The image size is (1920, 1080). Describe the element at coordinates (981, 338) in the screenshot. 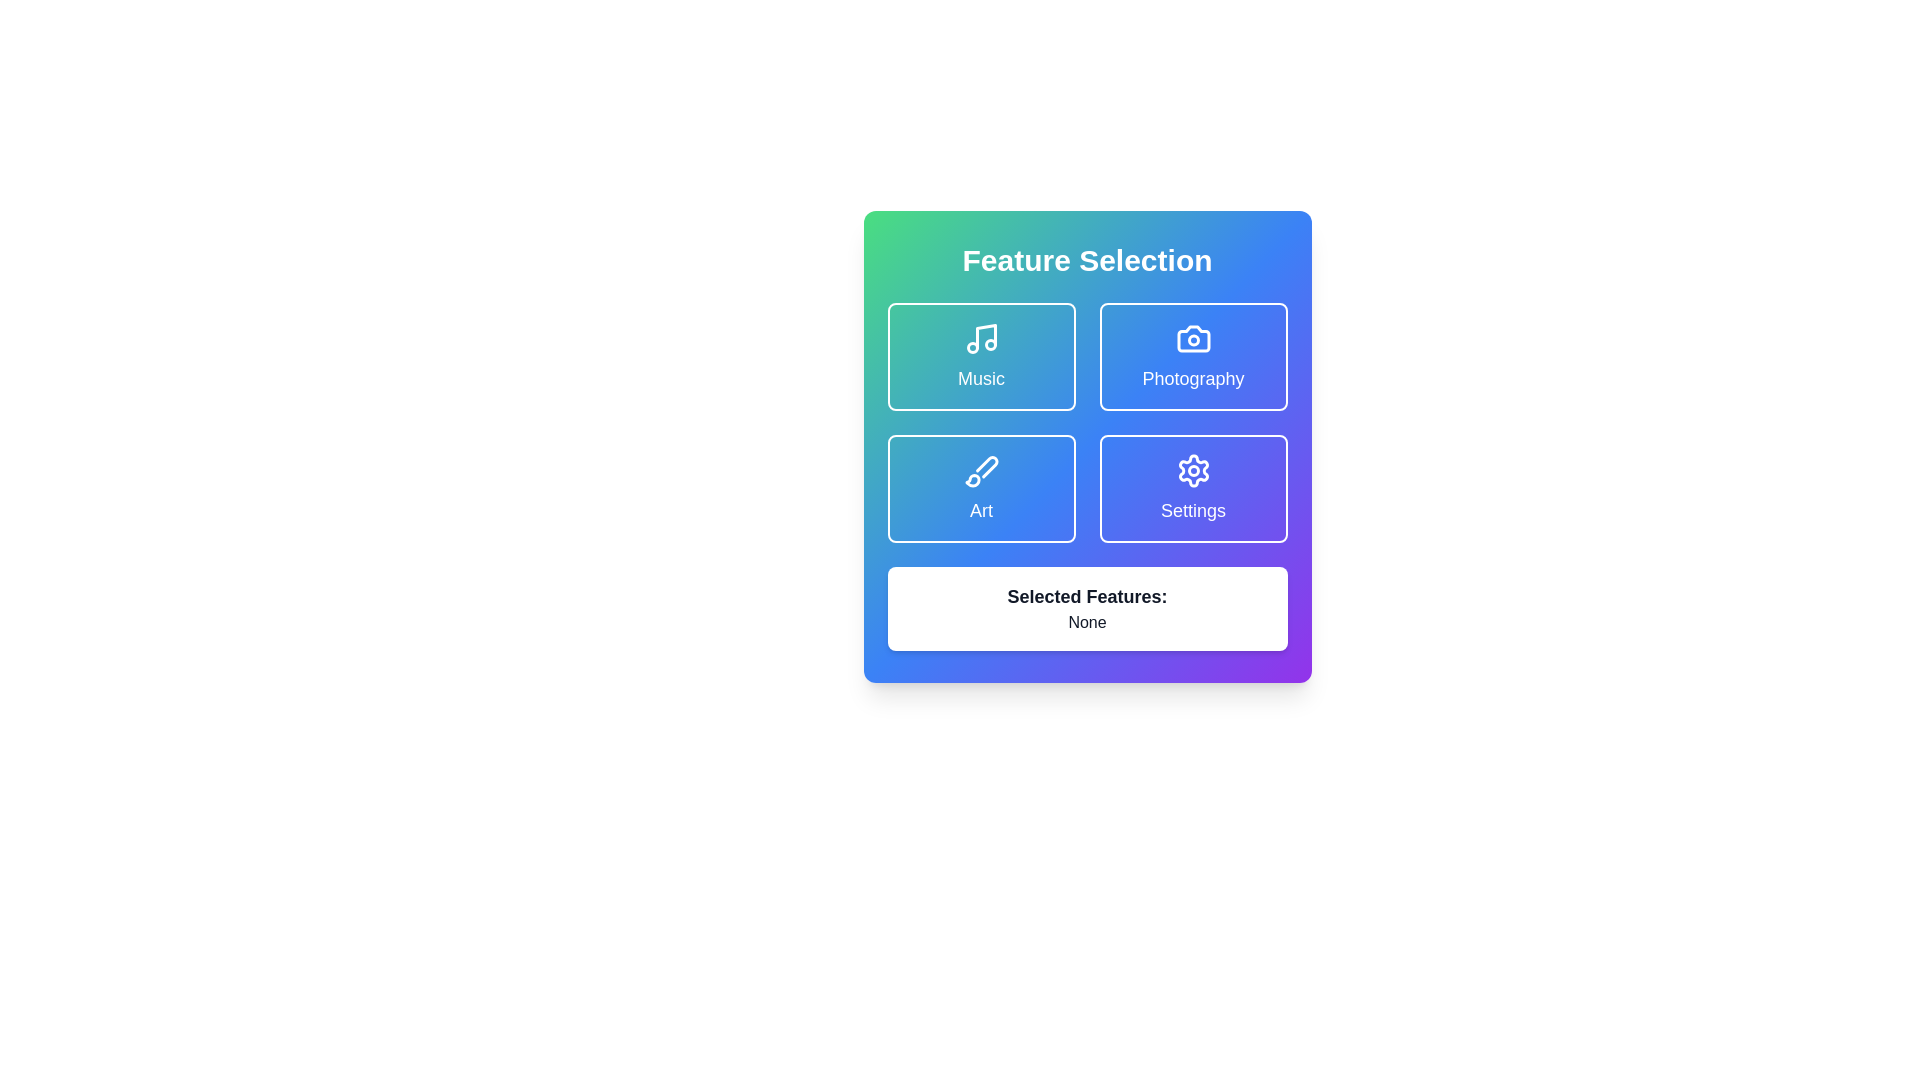

I see `the musical note icon with a white outline located at the top-left corner of the 'Music' box` at that location.